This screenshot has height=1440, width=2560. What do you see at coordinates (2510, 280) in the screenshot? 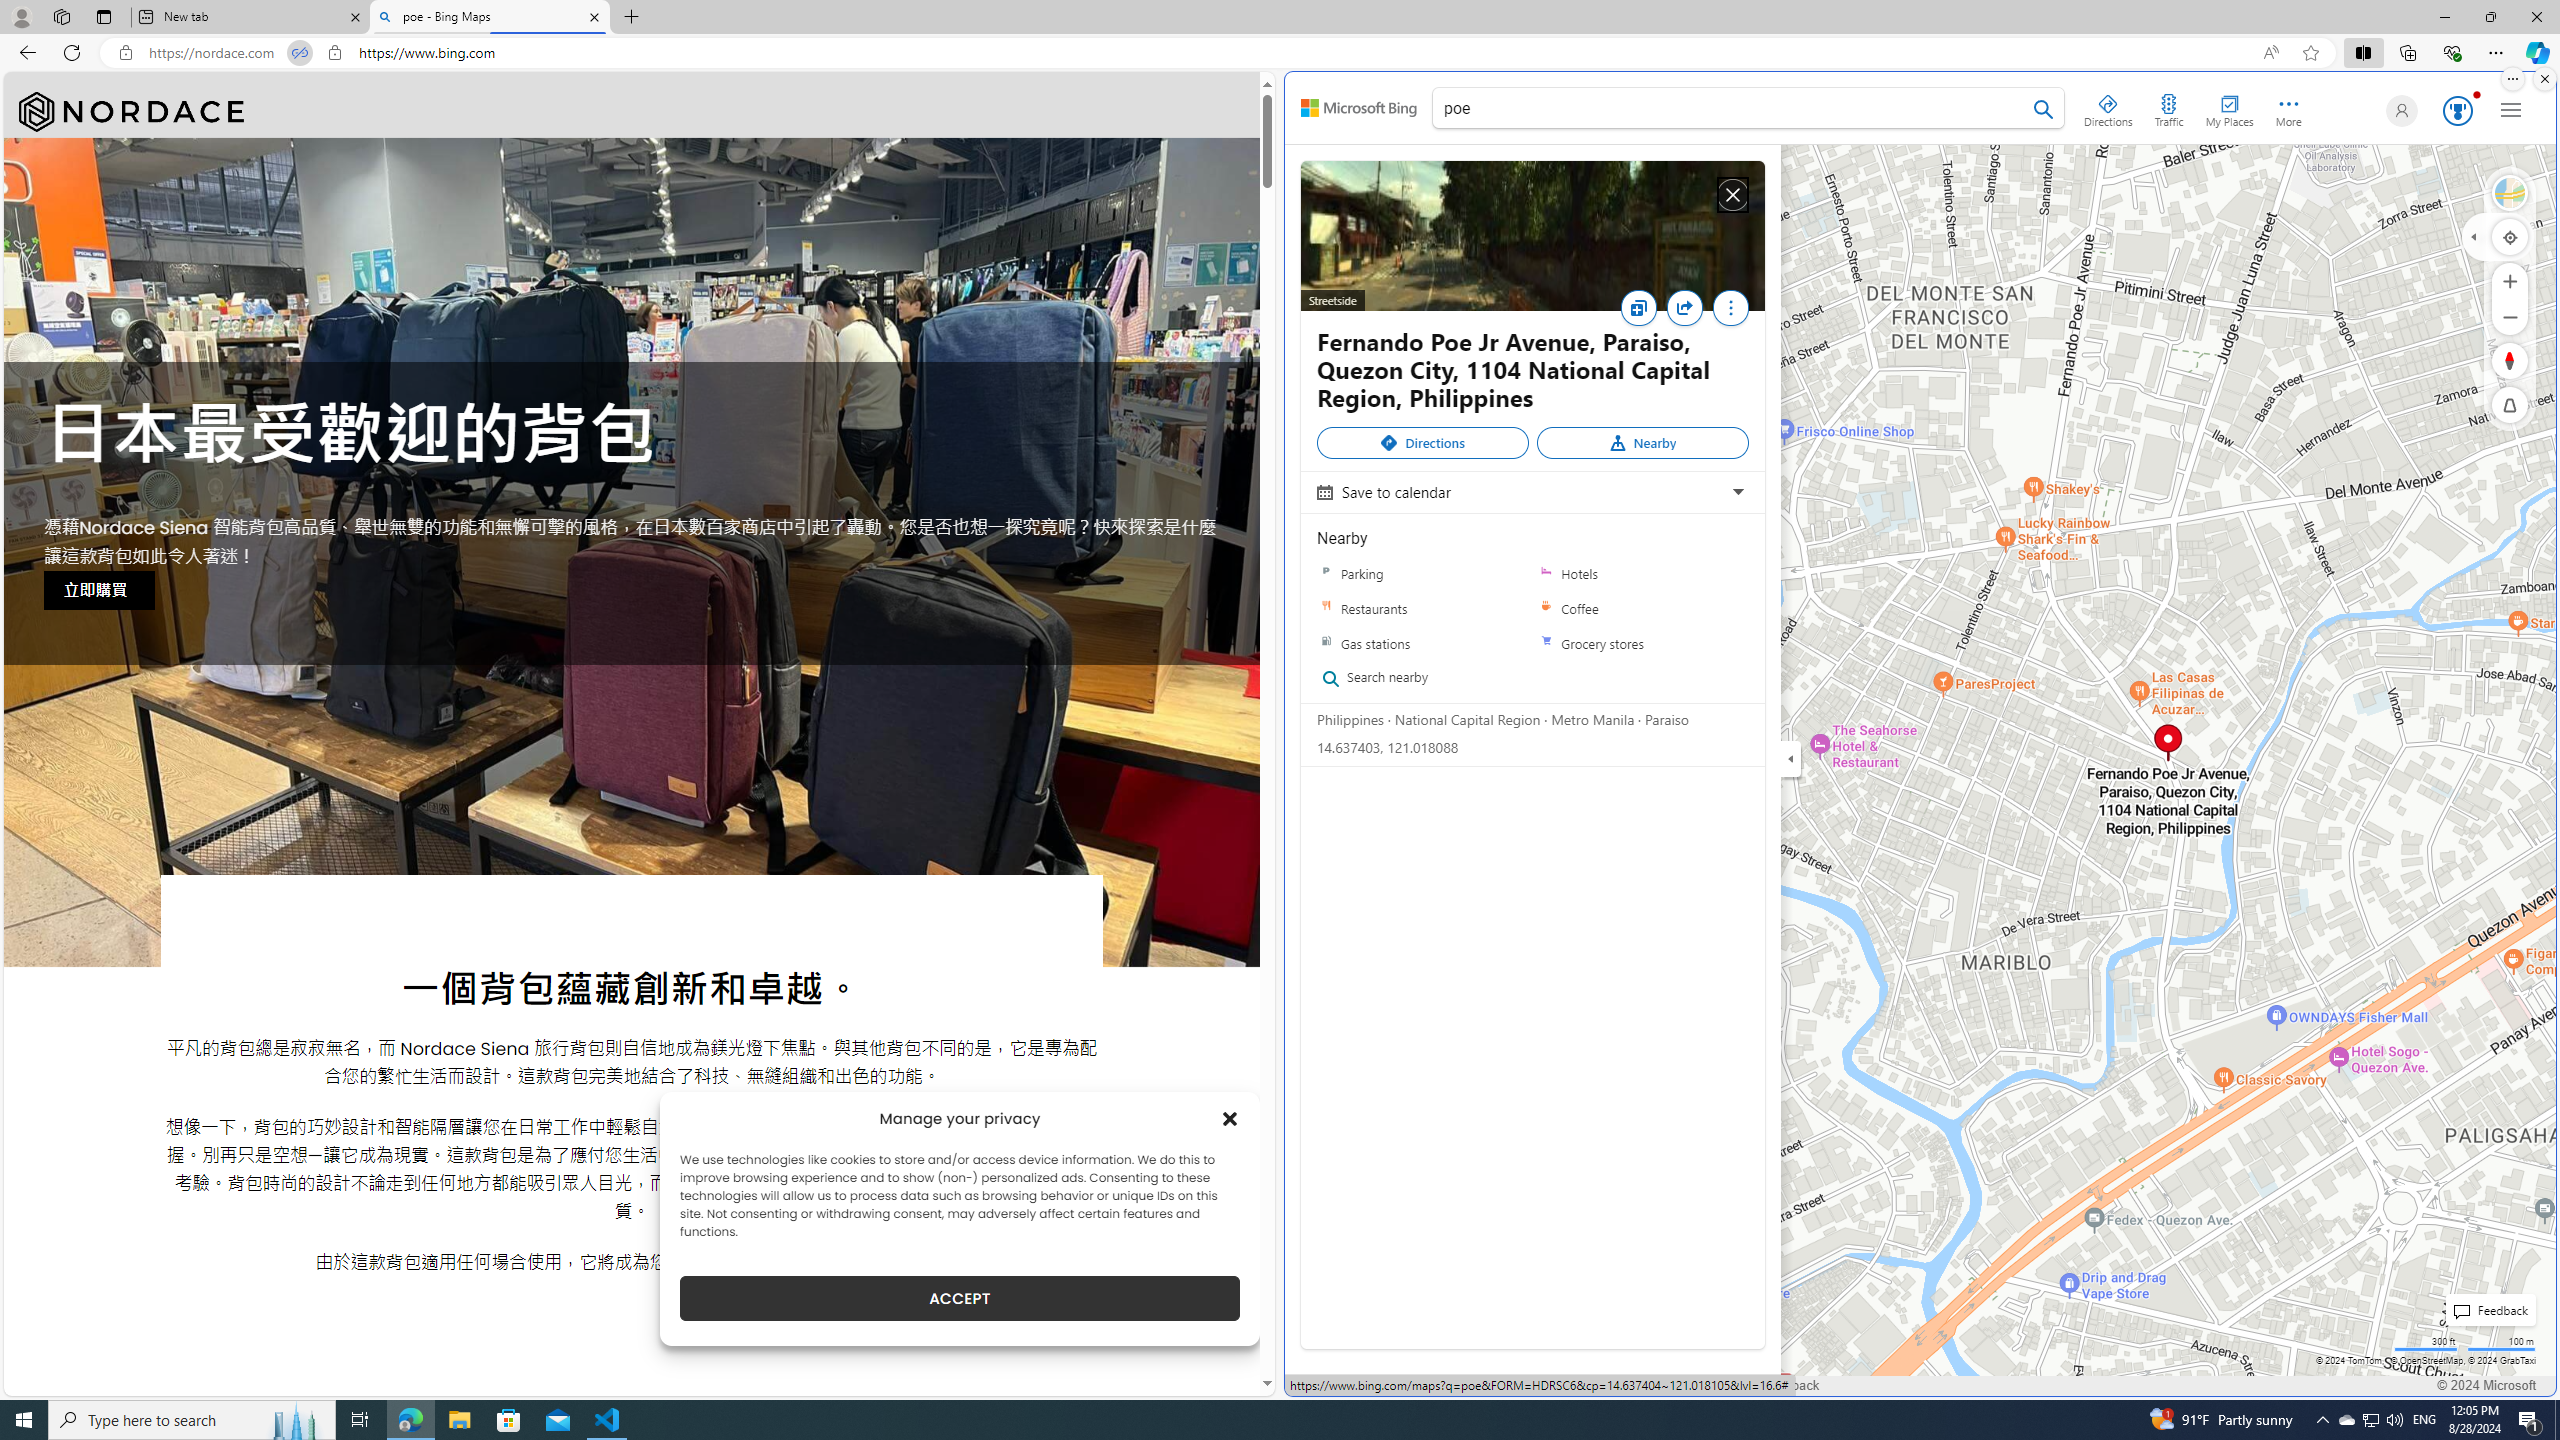
I see `'Zoom In'` at bounding box center [2510, 280].